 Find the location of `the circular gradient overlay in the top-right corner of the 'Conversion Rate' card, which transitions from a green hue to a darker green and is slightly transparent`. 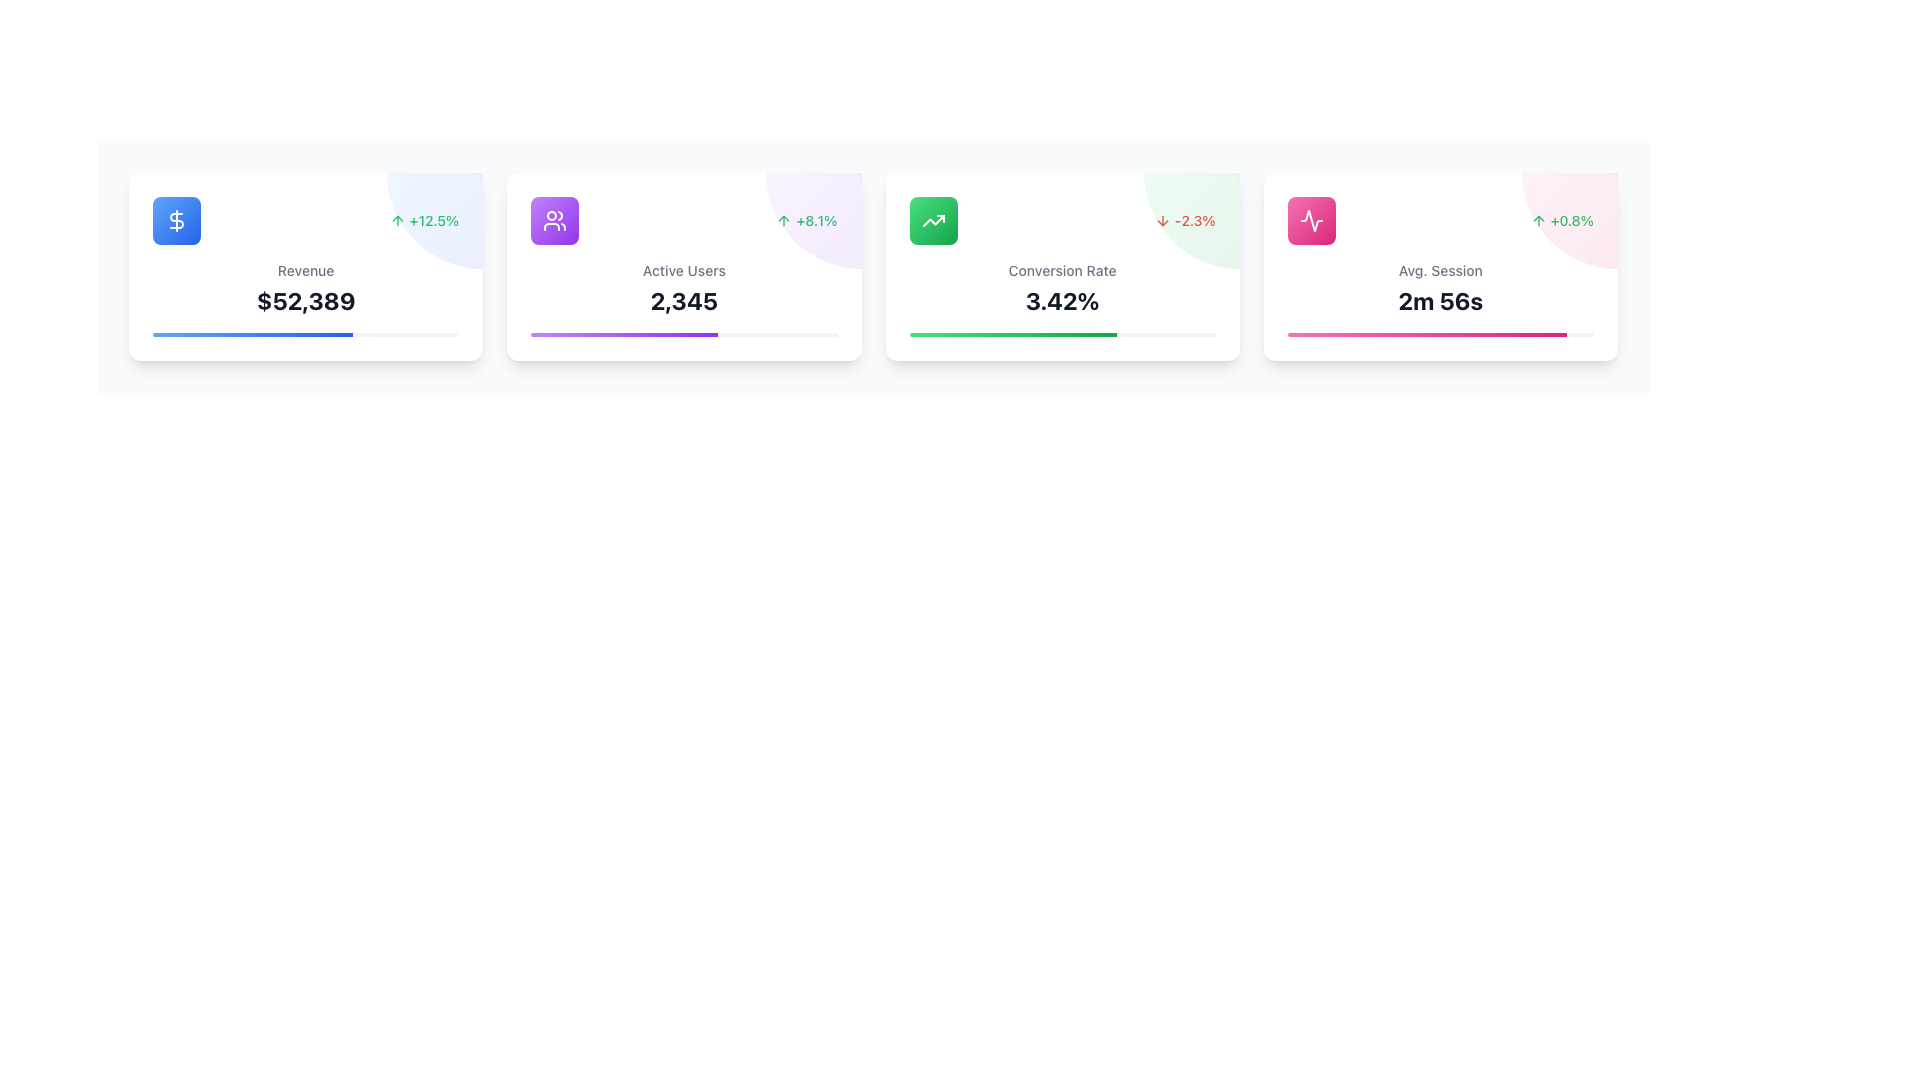

the circular gradient overlay in the top-right corner of the 'Conversion Rate' card, which transitions from a green hue to a darker green and is slightly transparent is located at coordinates (1191, 220).